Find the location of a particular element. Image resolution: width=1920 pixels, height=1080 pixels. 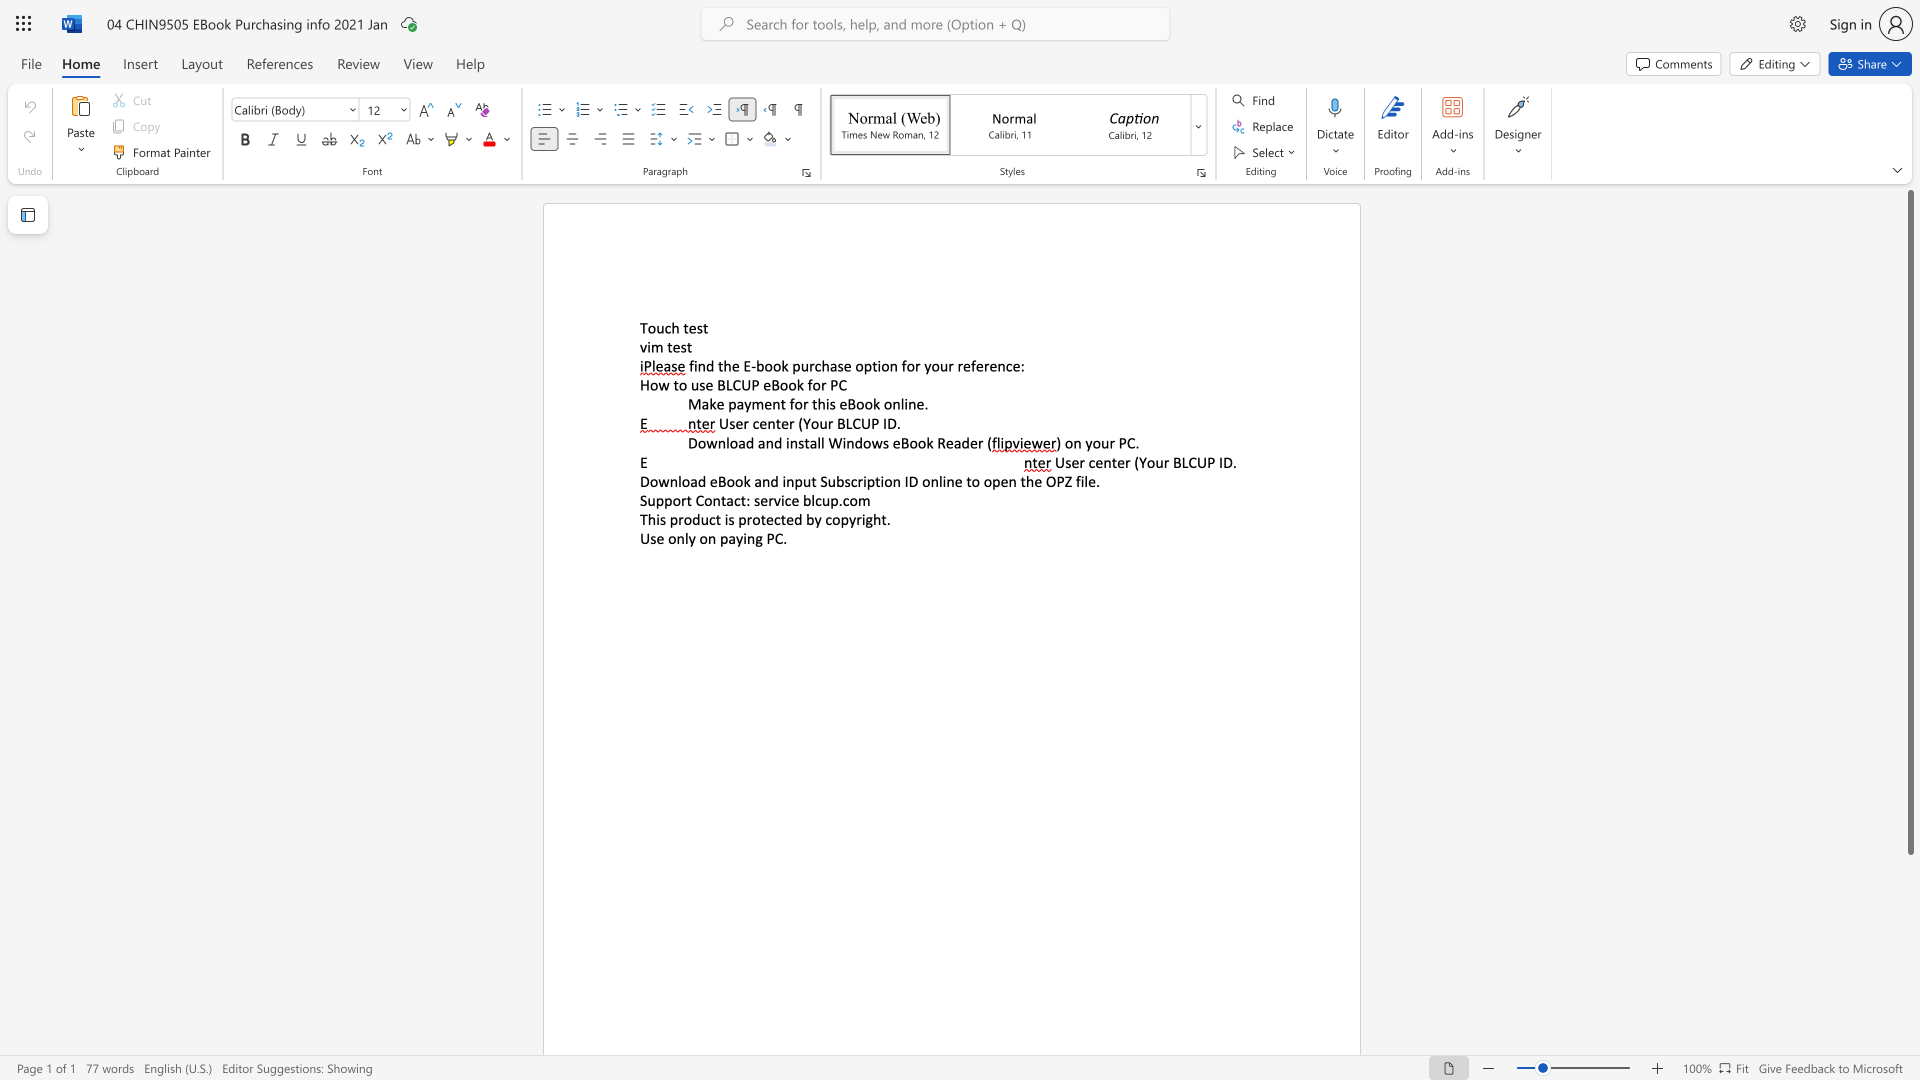

the 4th character "e" in the text is located at coordinates (1038, 481).